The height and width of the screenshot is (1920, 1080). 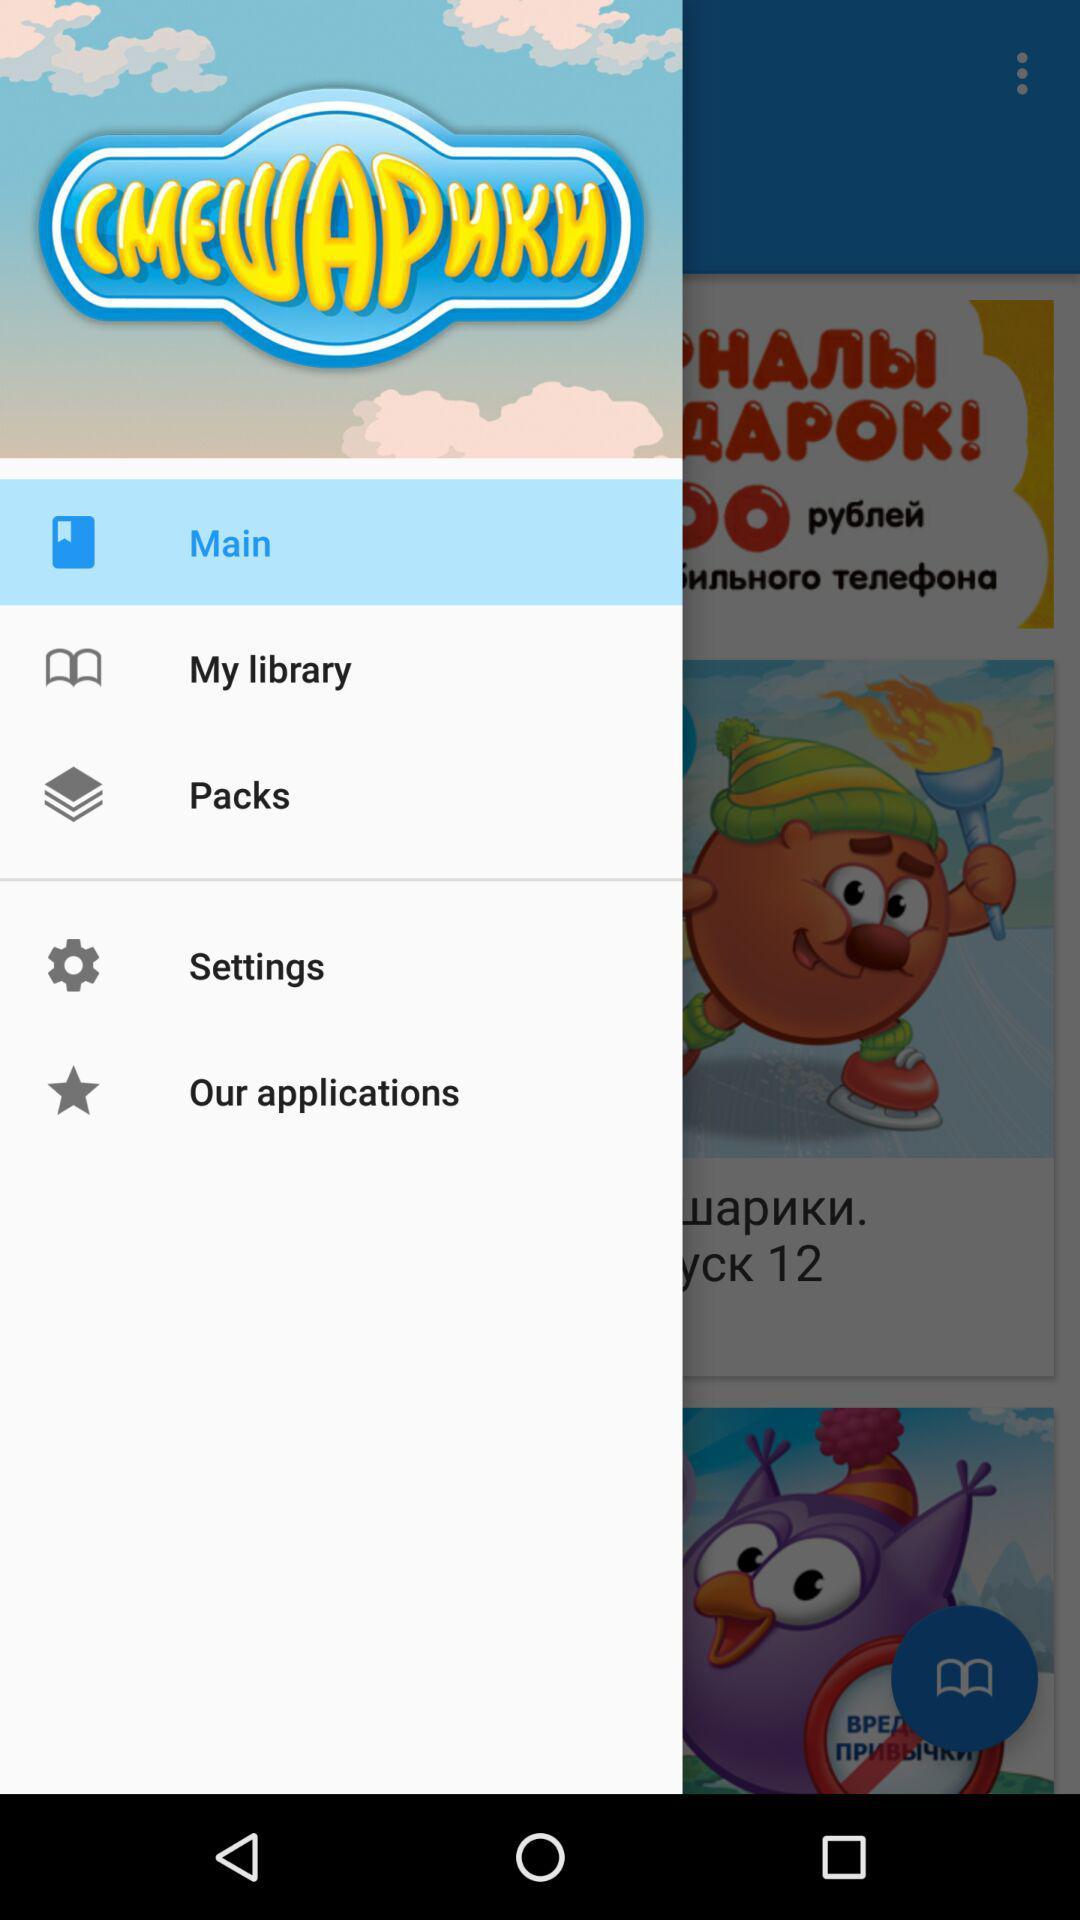 I want to click on the book icon, so click(x=963, y=1678).